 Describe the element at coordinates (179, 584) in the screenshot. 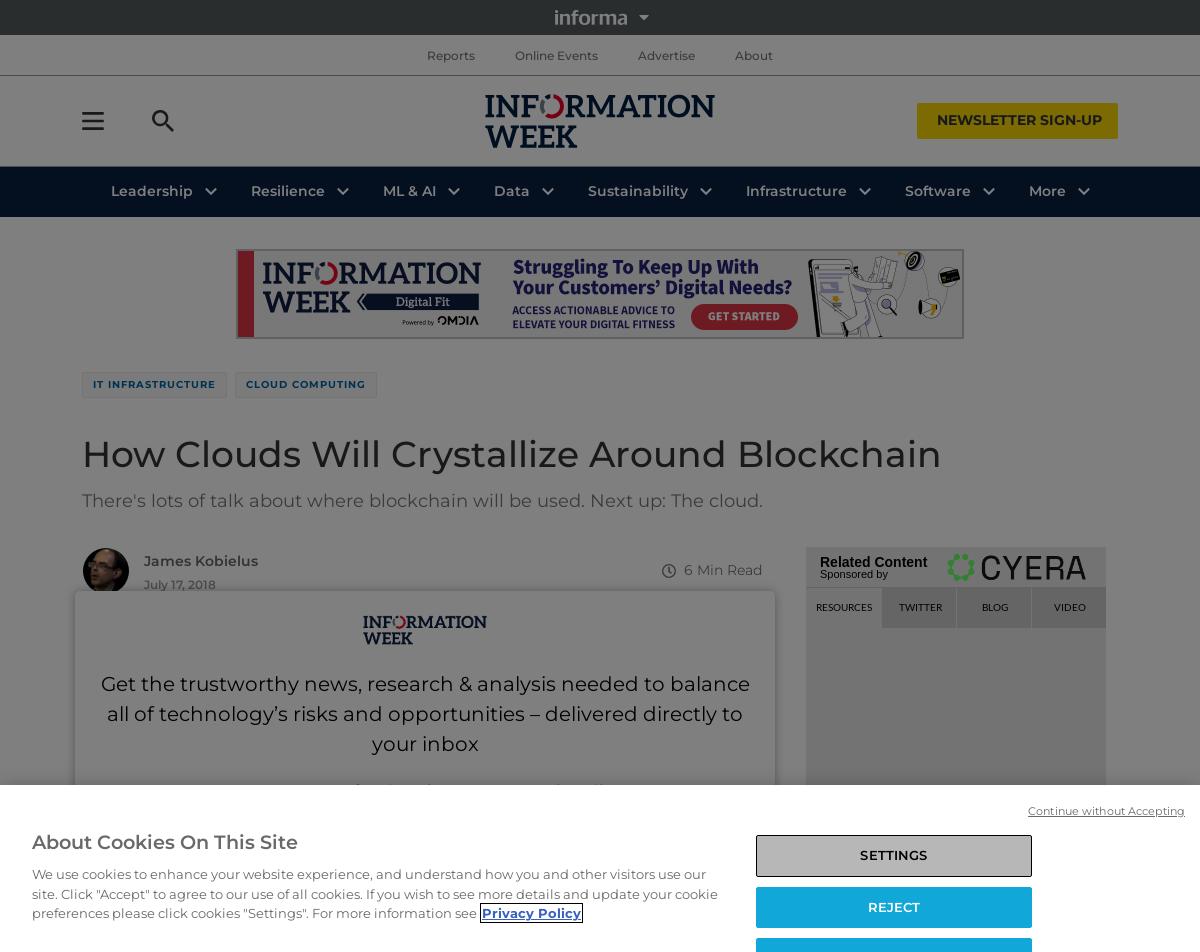

I see `'July 17, 2018'` at that location.